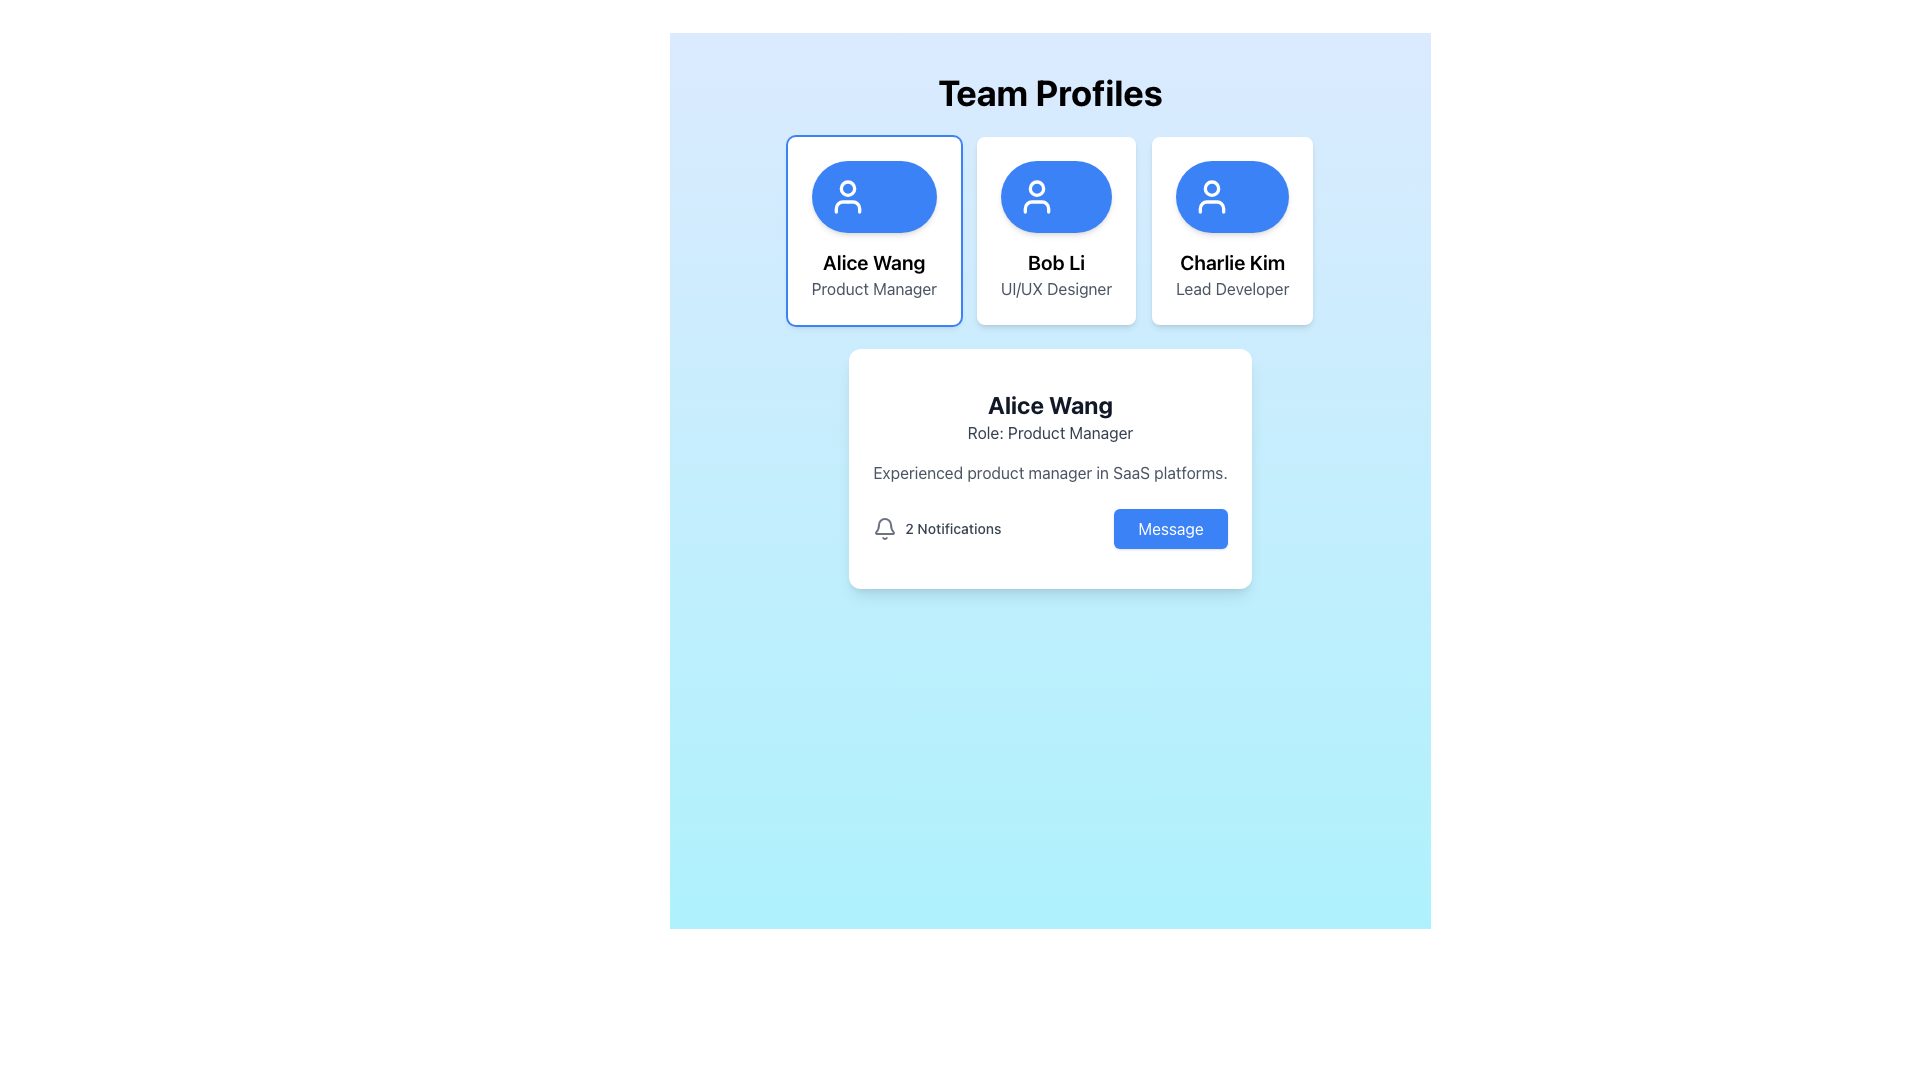 Image resolution: width=1920 pixels, height=1080 pixels. What do you see at coordinates (1055, 289) in the screenshot?
I see `the text representing the professional role or designation of 'Bob Li', located directly beneath his name within the middle card of the 'Team Profiles' section` at bounding box center [1055, 289].